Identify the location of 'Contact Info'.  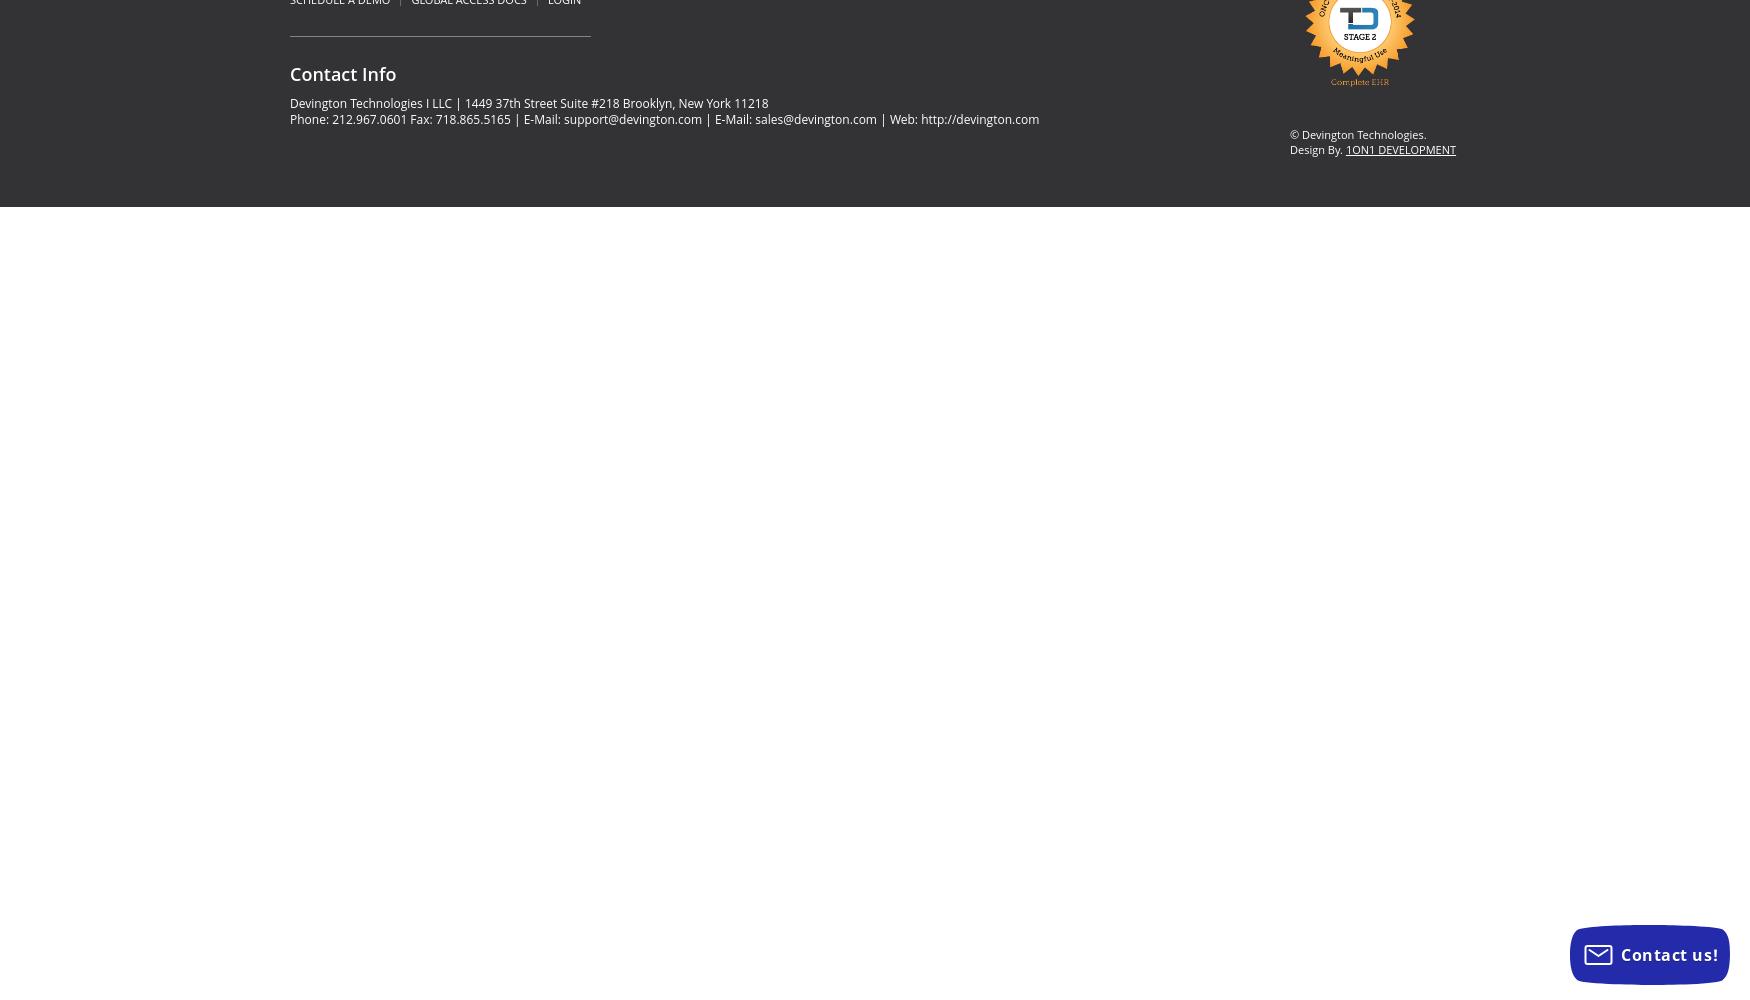
(343, 73).